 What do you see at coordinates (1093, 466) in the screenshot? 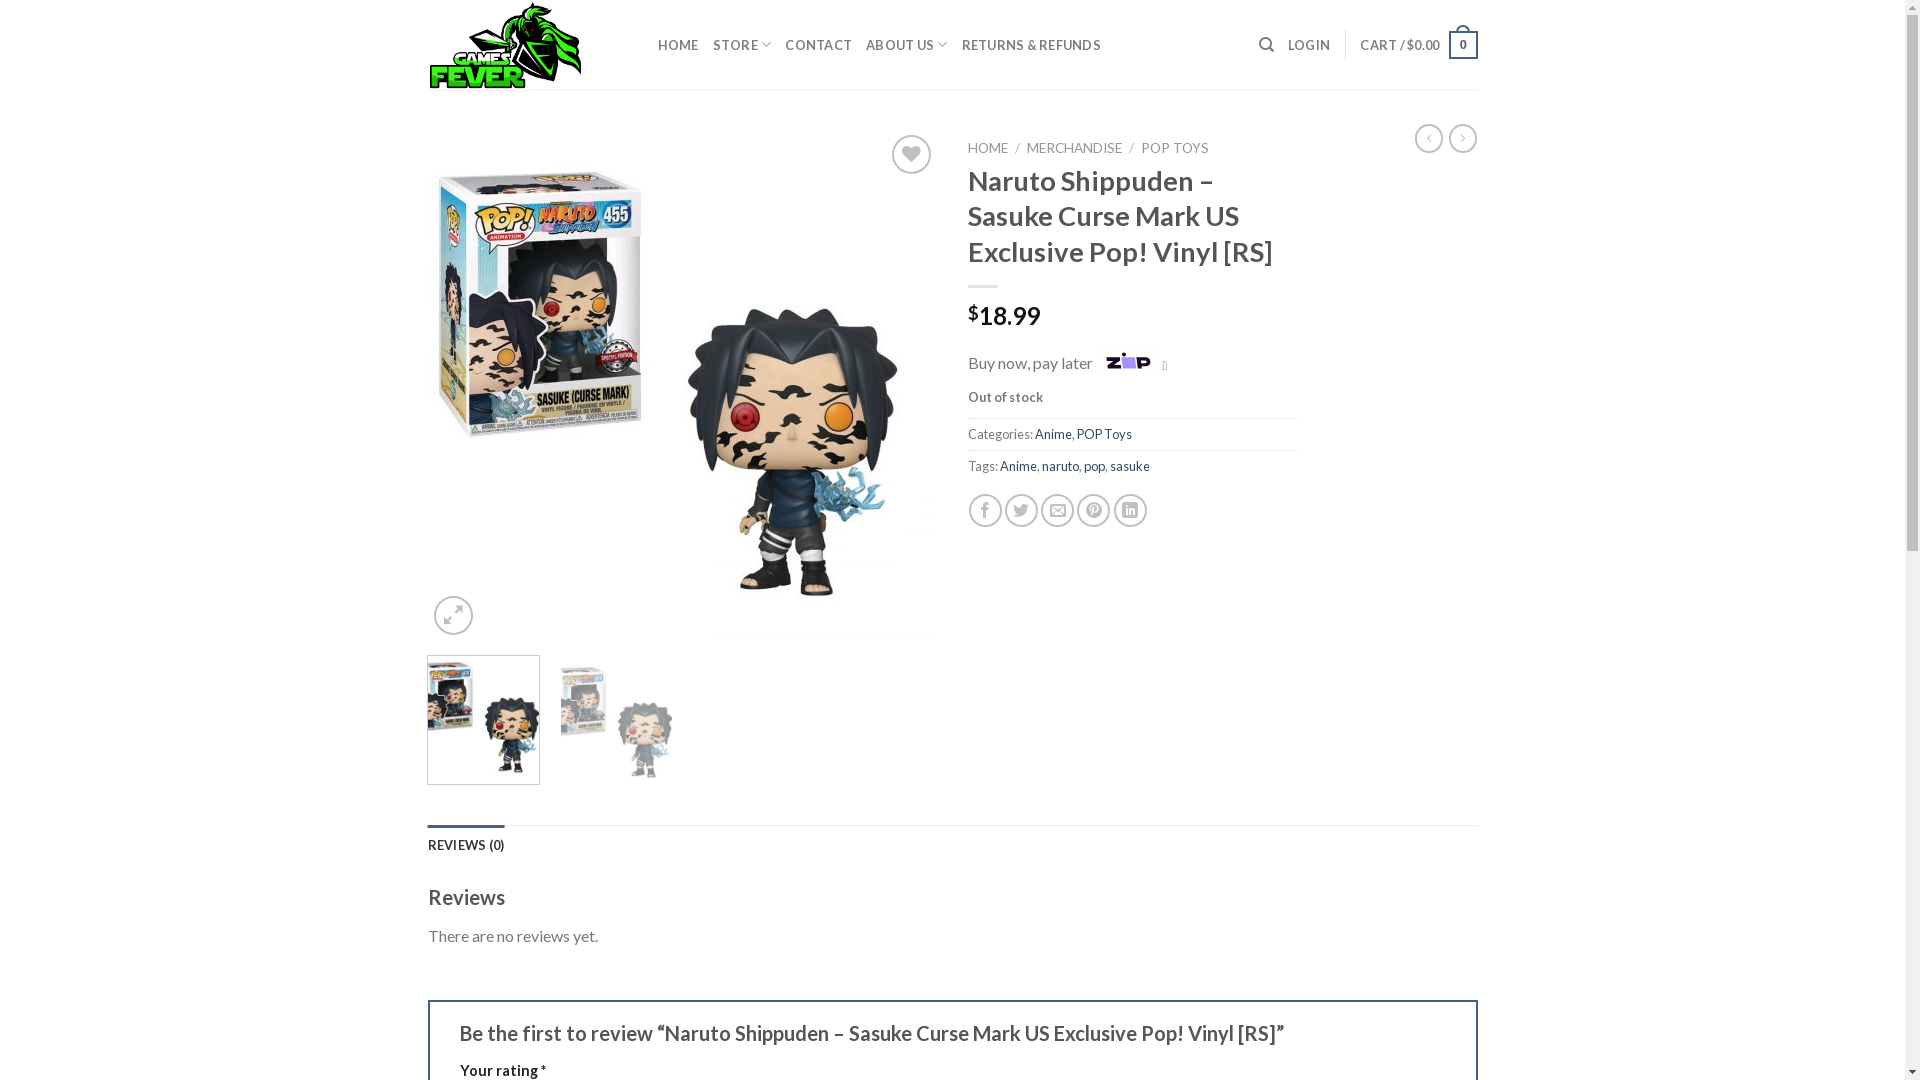
I see `'pop'` at bounding box center [1093, 466].